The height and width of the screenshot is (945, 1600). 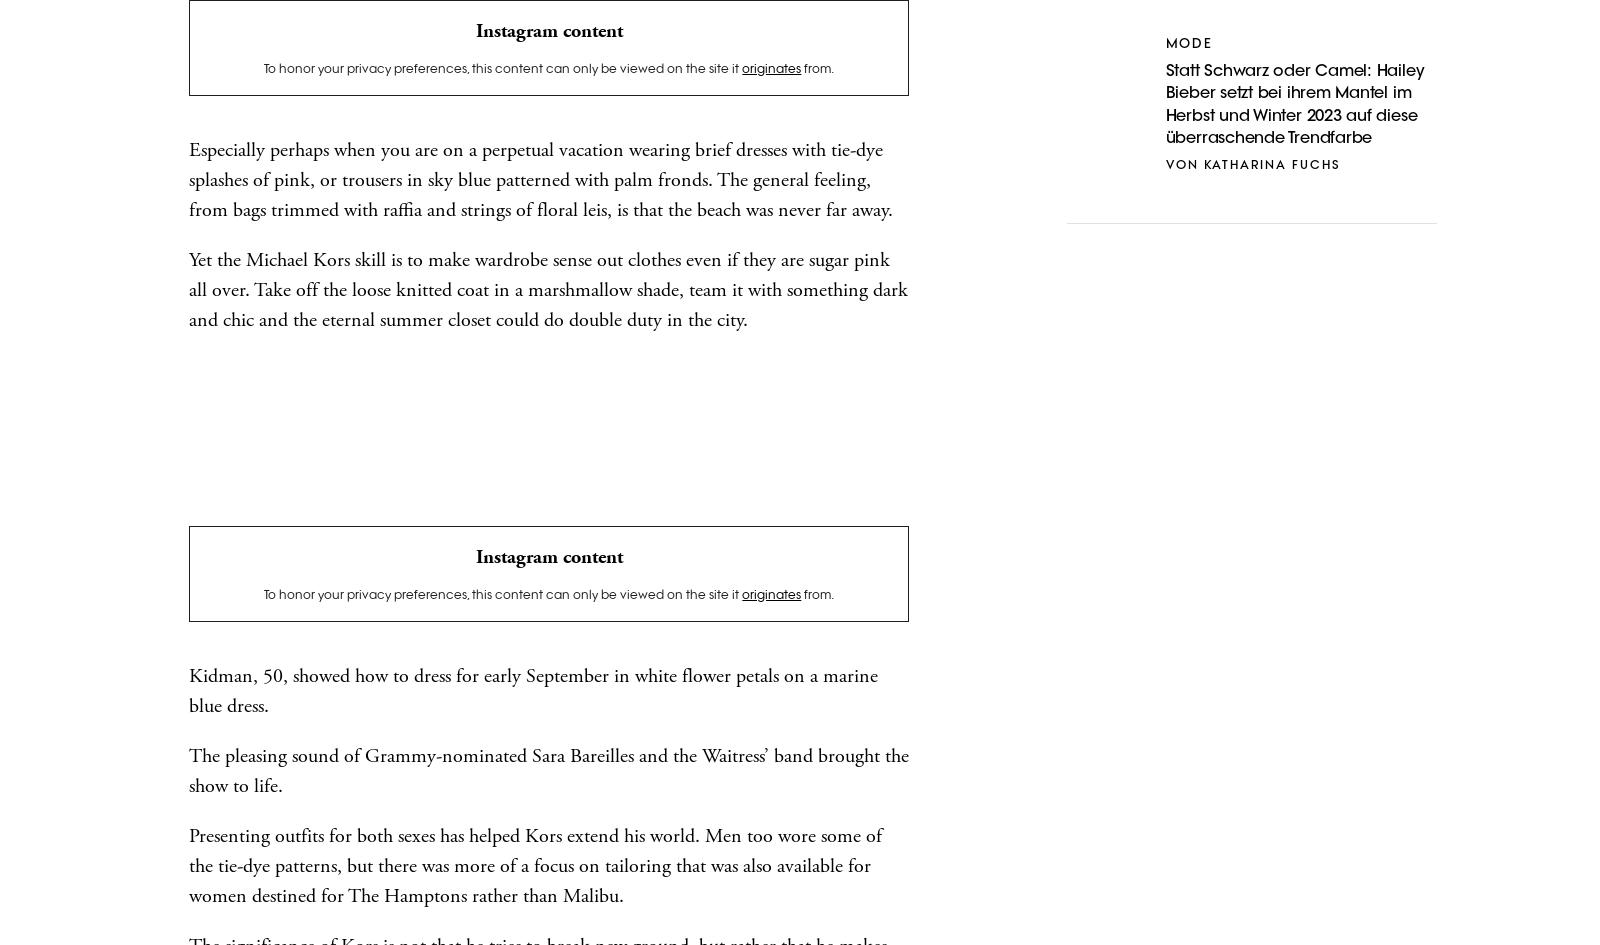 I want to click on 'Von', so click(x=1164, y=166).